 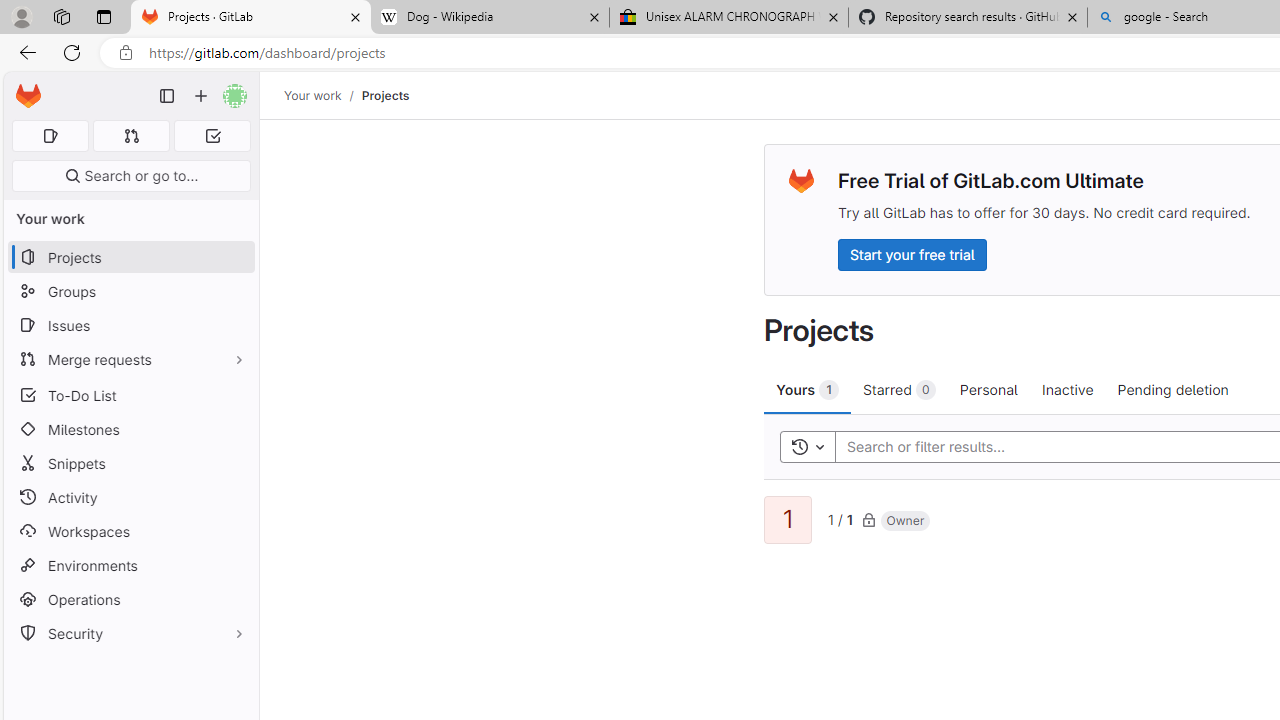 What do you see at coordinates (1173, 389) in the screenshot?
I see `'Pending deletion'` at bounding box center [1173, 389].